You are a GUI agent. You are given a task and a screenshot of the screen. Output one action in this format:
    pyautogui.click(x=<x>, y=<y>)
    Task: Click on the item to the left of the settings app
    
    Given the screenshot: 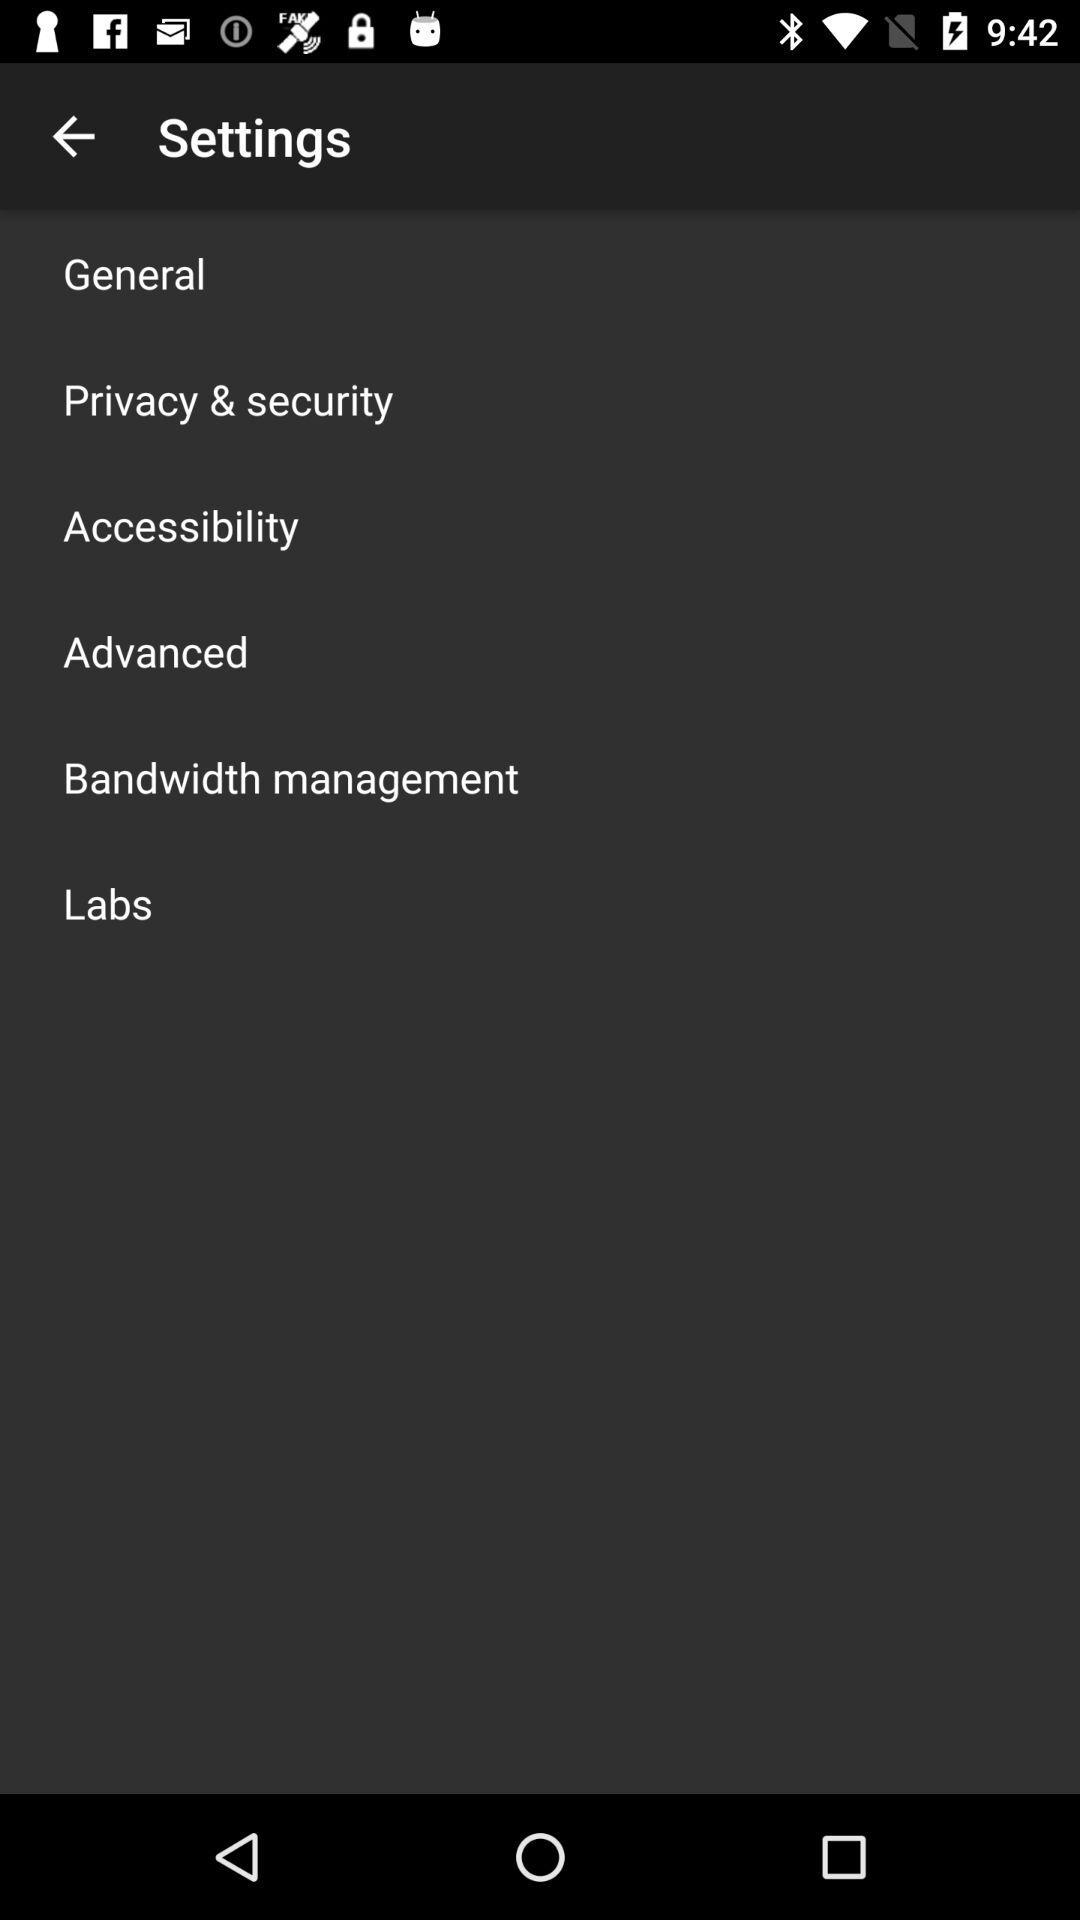 What is the action you would take?
    pyautogui.click(x=72, y=135)
    